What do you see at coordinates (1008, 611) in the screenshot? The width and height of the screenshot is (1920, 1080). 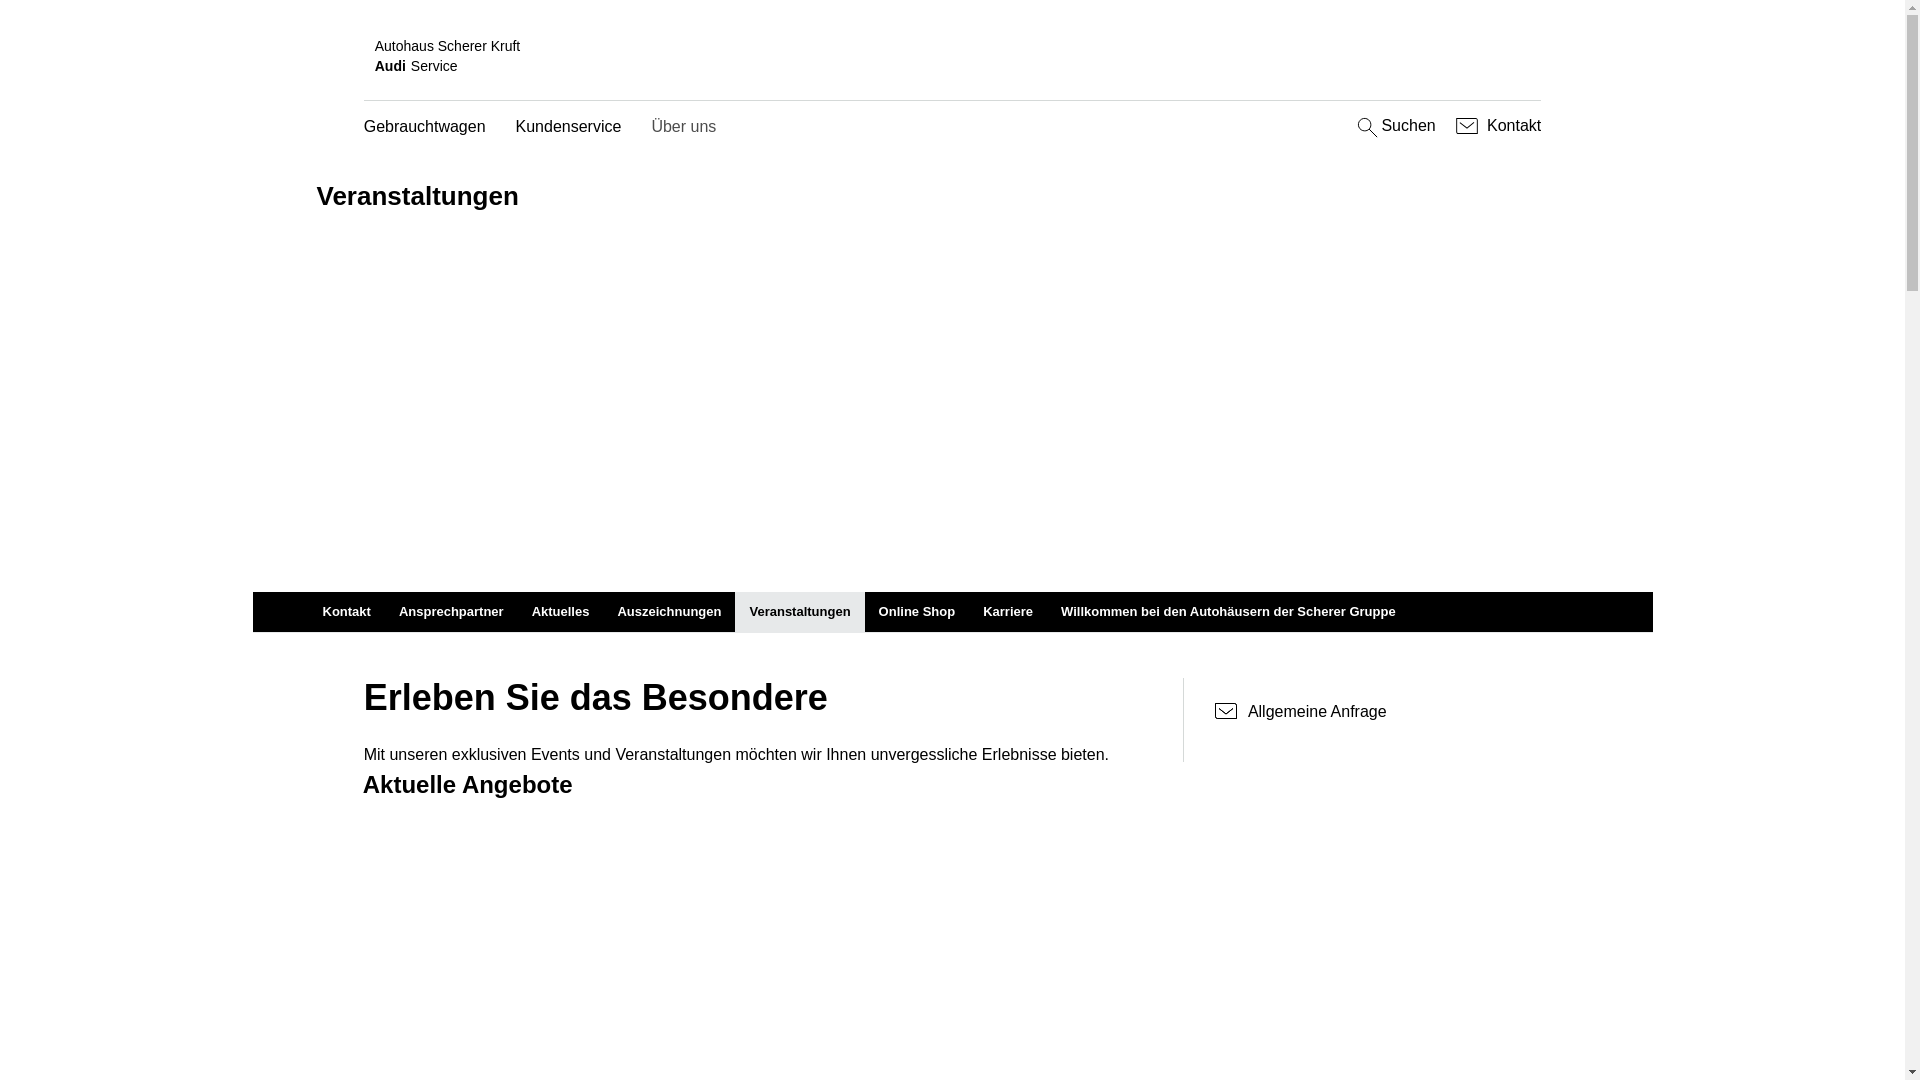 I see `'Karriere'` at bounding box center [1008, 611].